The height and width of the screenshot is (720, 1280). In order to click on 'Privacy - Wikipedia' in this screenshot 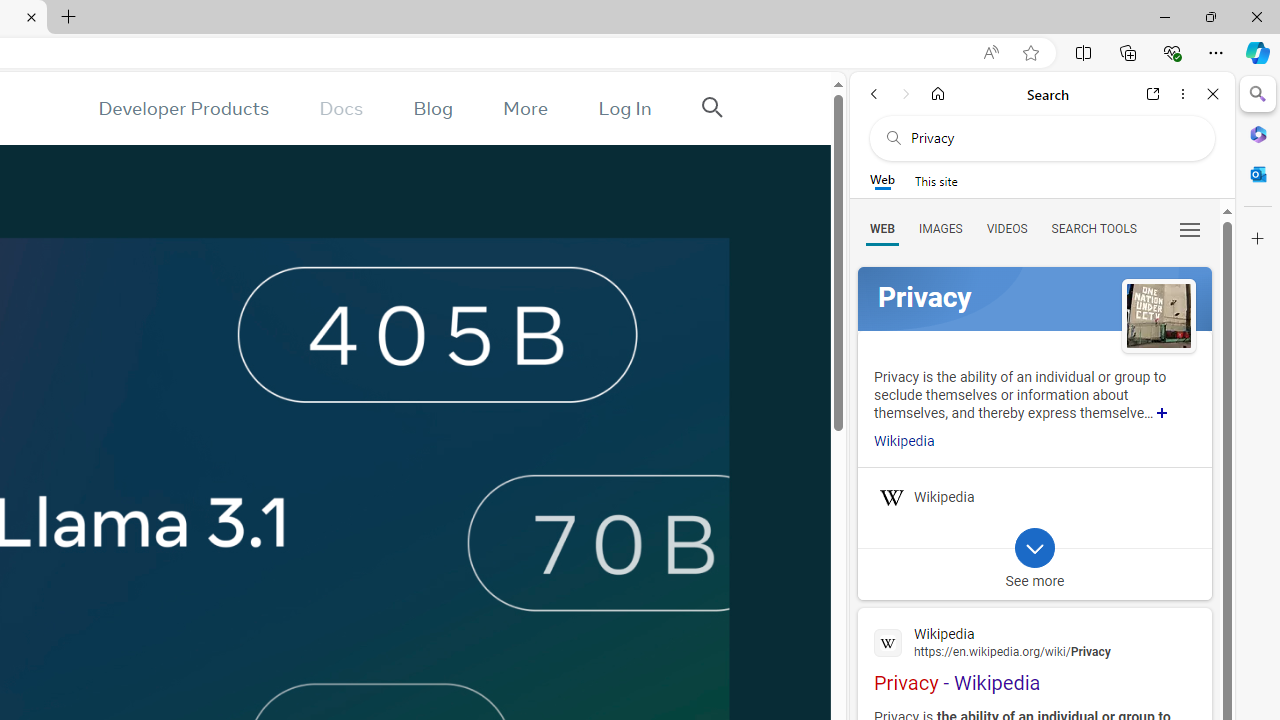, I will do `click(1034, 657)`.